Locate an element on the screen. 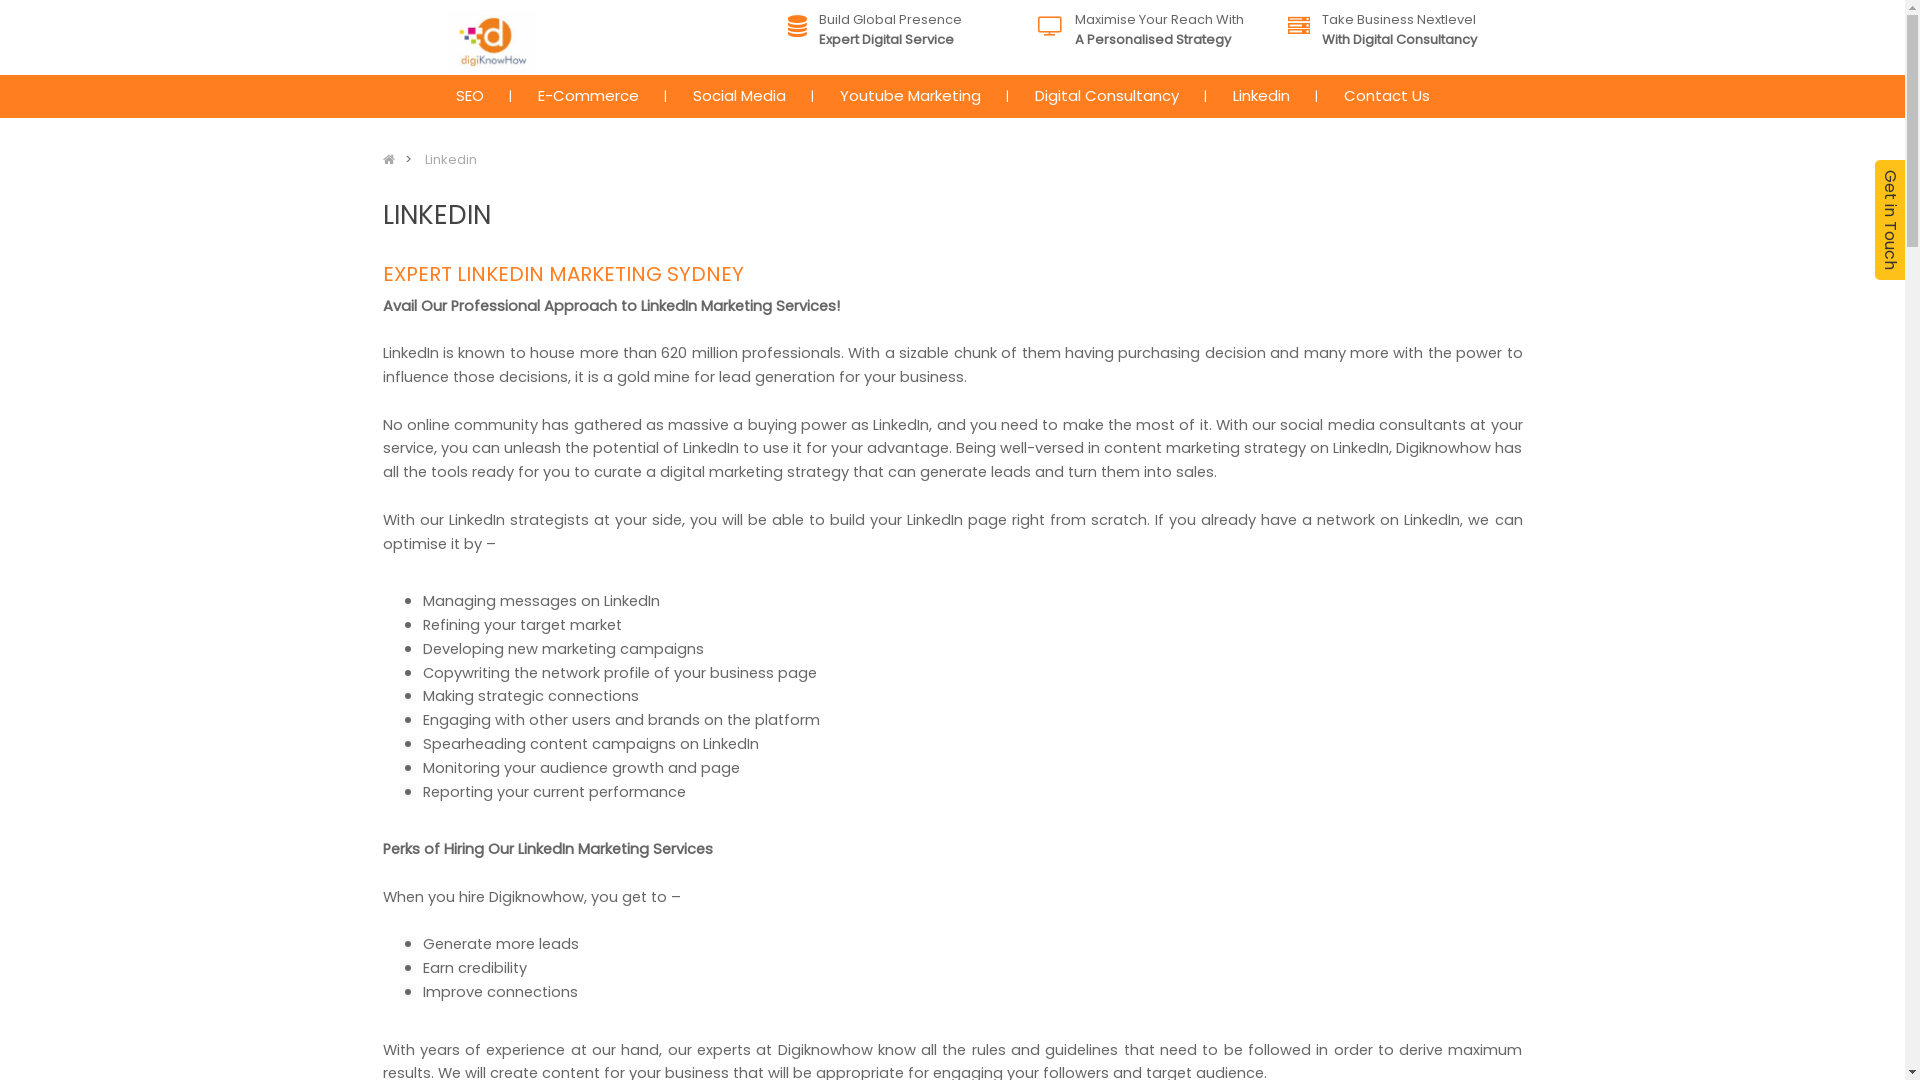  'Get in Touch' is located at coordinates (1874, 219).